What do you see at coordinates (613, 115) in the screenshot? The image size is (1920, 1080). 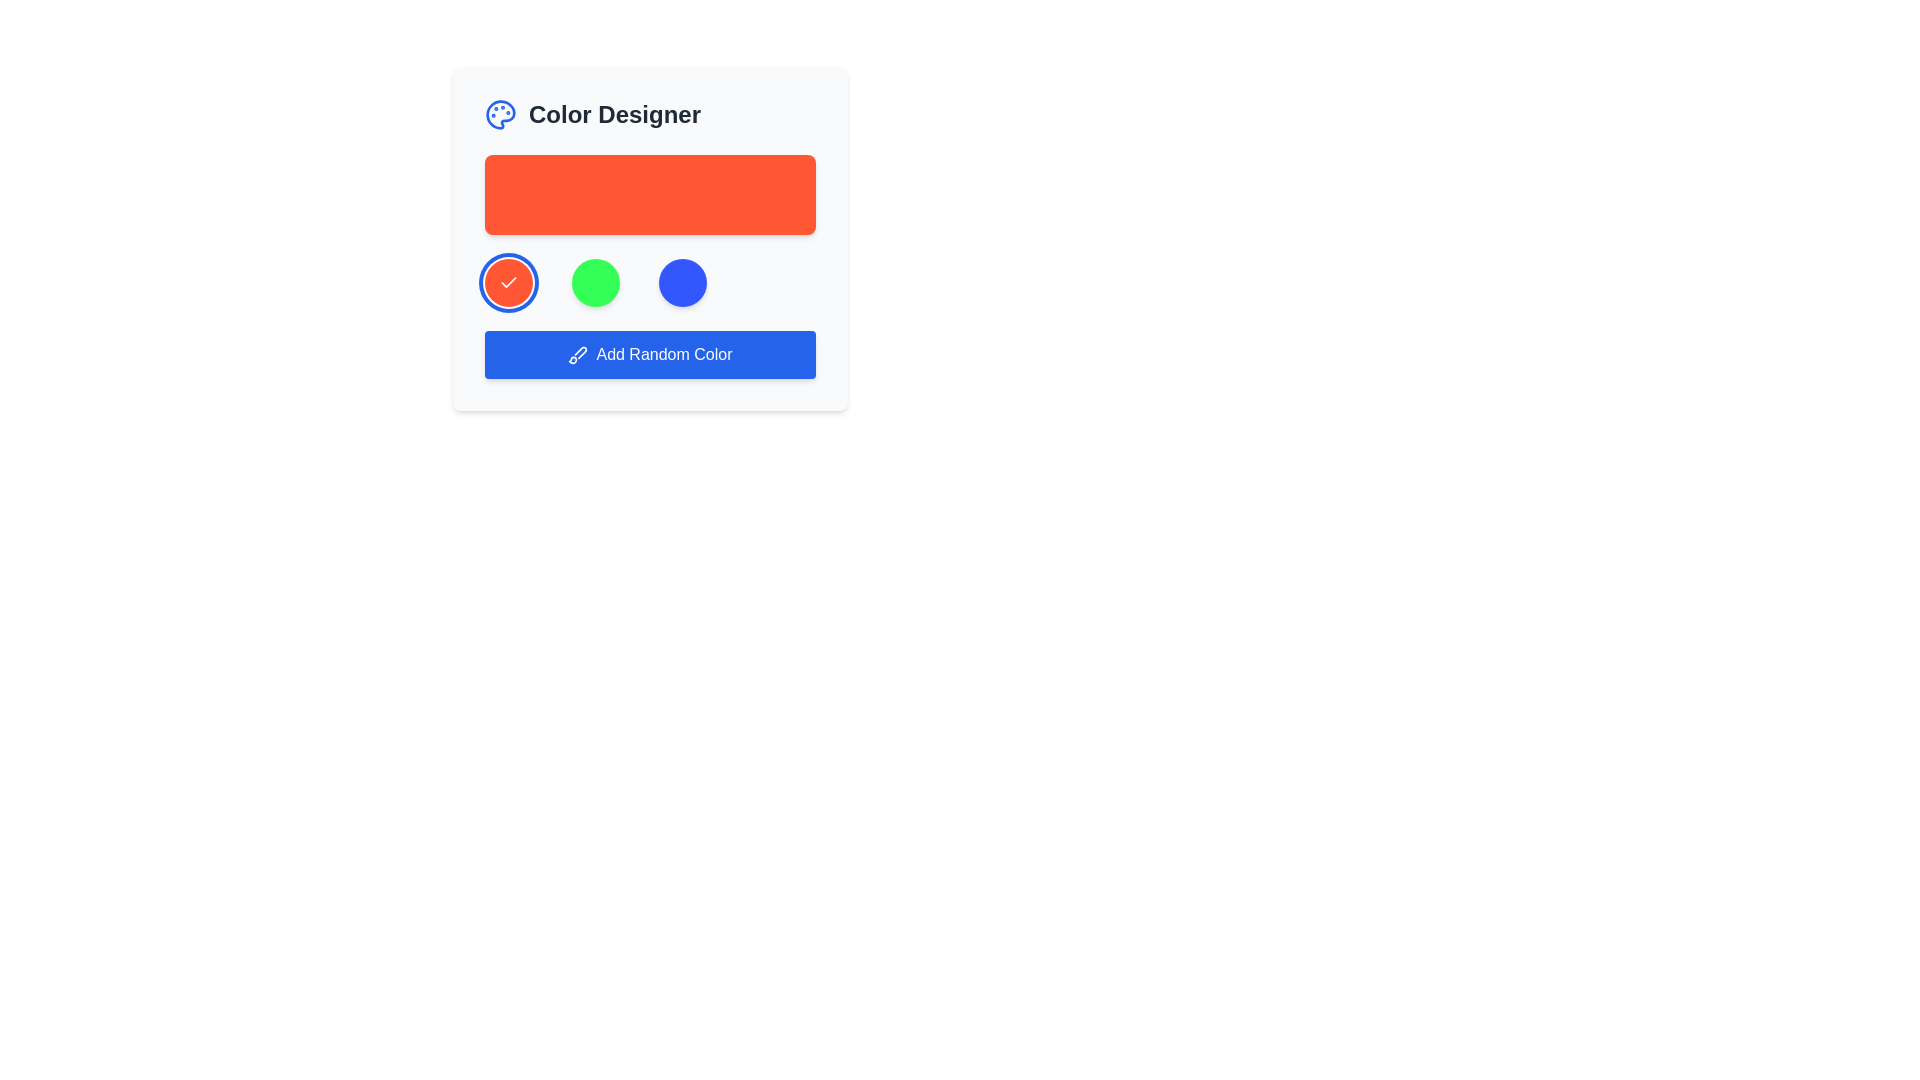 I see `text from the 'Color Designer' label, which is a bold, dark gray text positioned near the top of the interface, to the right of a blue palette icon` at bounding box center [613, 115].